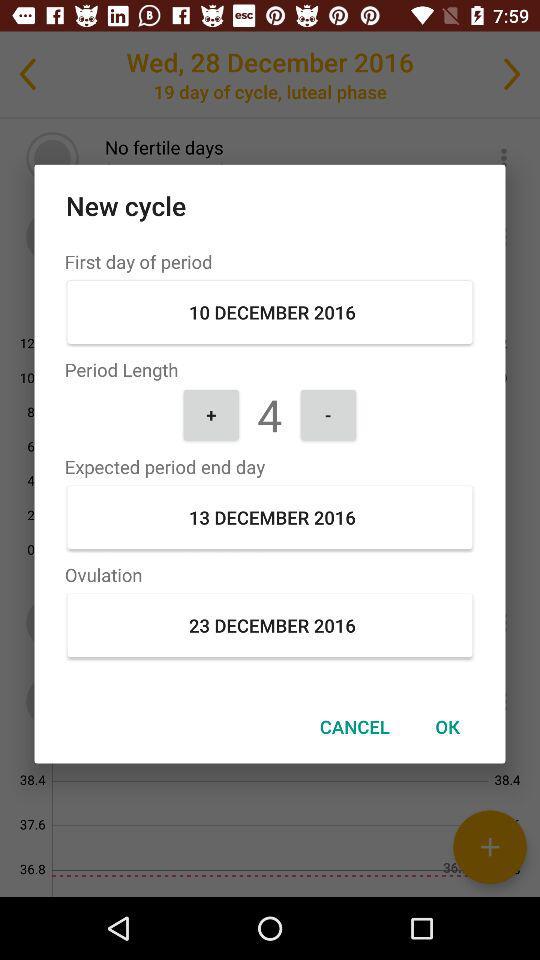 The width and height of the screenshot is (540, 960). What do you see at coordinates (328, 413) in the screenshot?
I see `the item to the right of the 4 icon` at bounding box center [328, 413].